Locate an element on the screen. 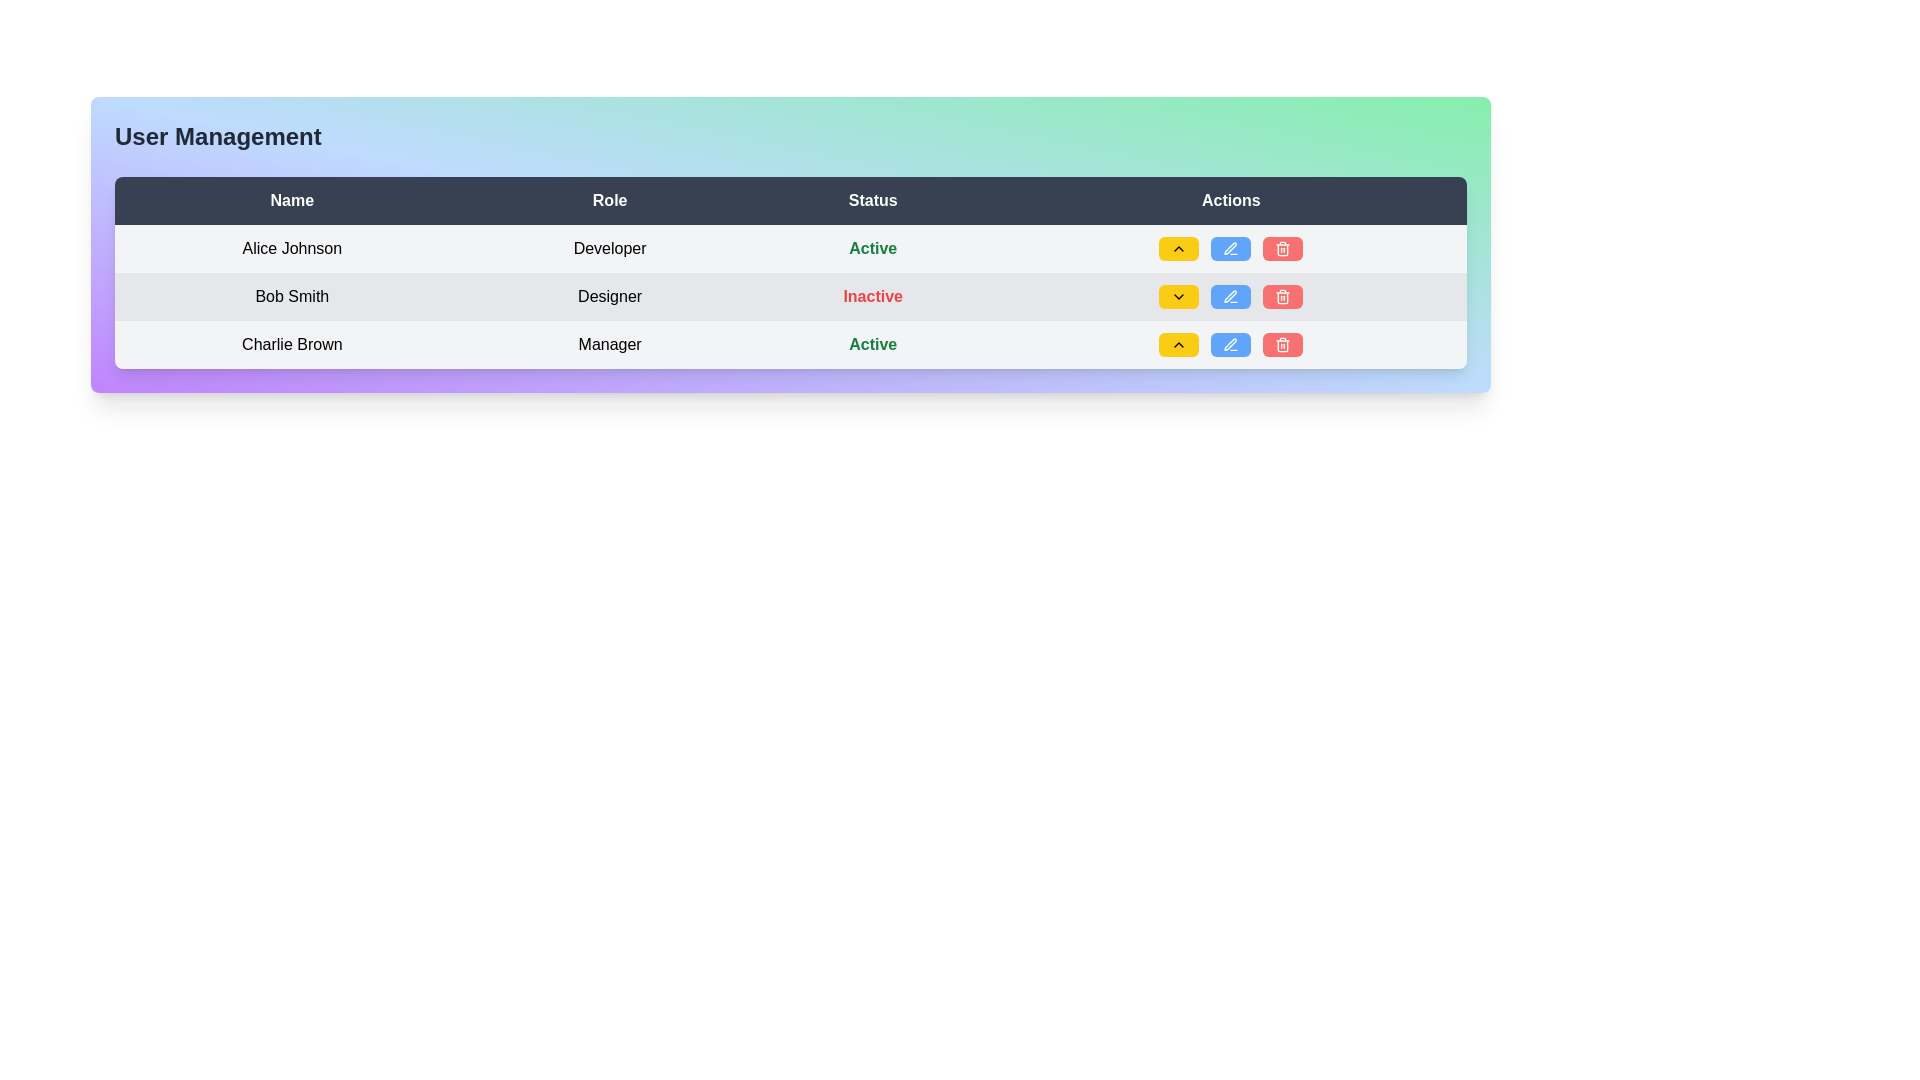 The height and width of the screenshot is (1080, 1920). the edit button for the user entry 'Bob Smith', which is the second button from the left in the action button group of the table row for the user role 'Designer' and status 'Inactive' is located at coordinates (1230, 297).